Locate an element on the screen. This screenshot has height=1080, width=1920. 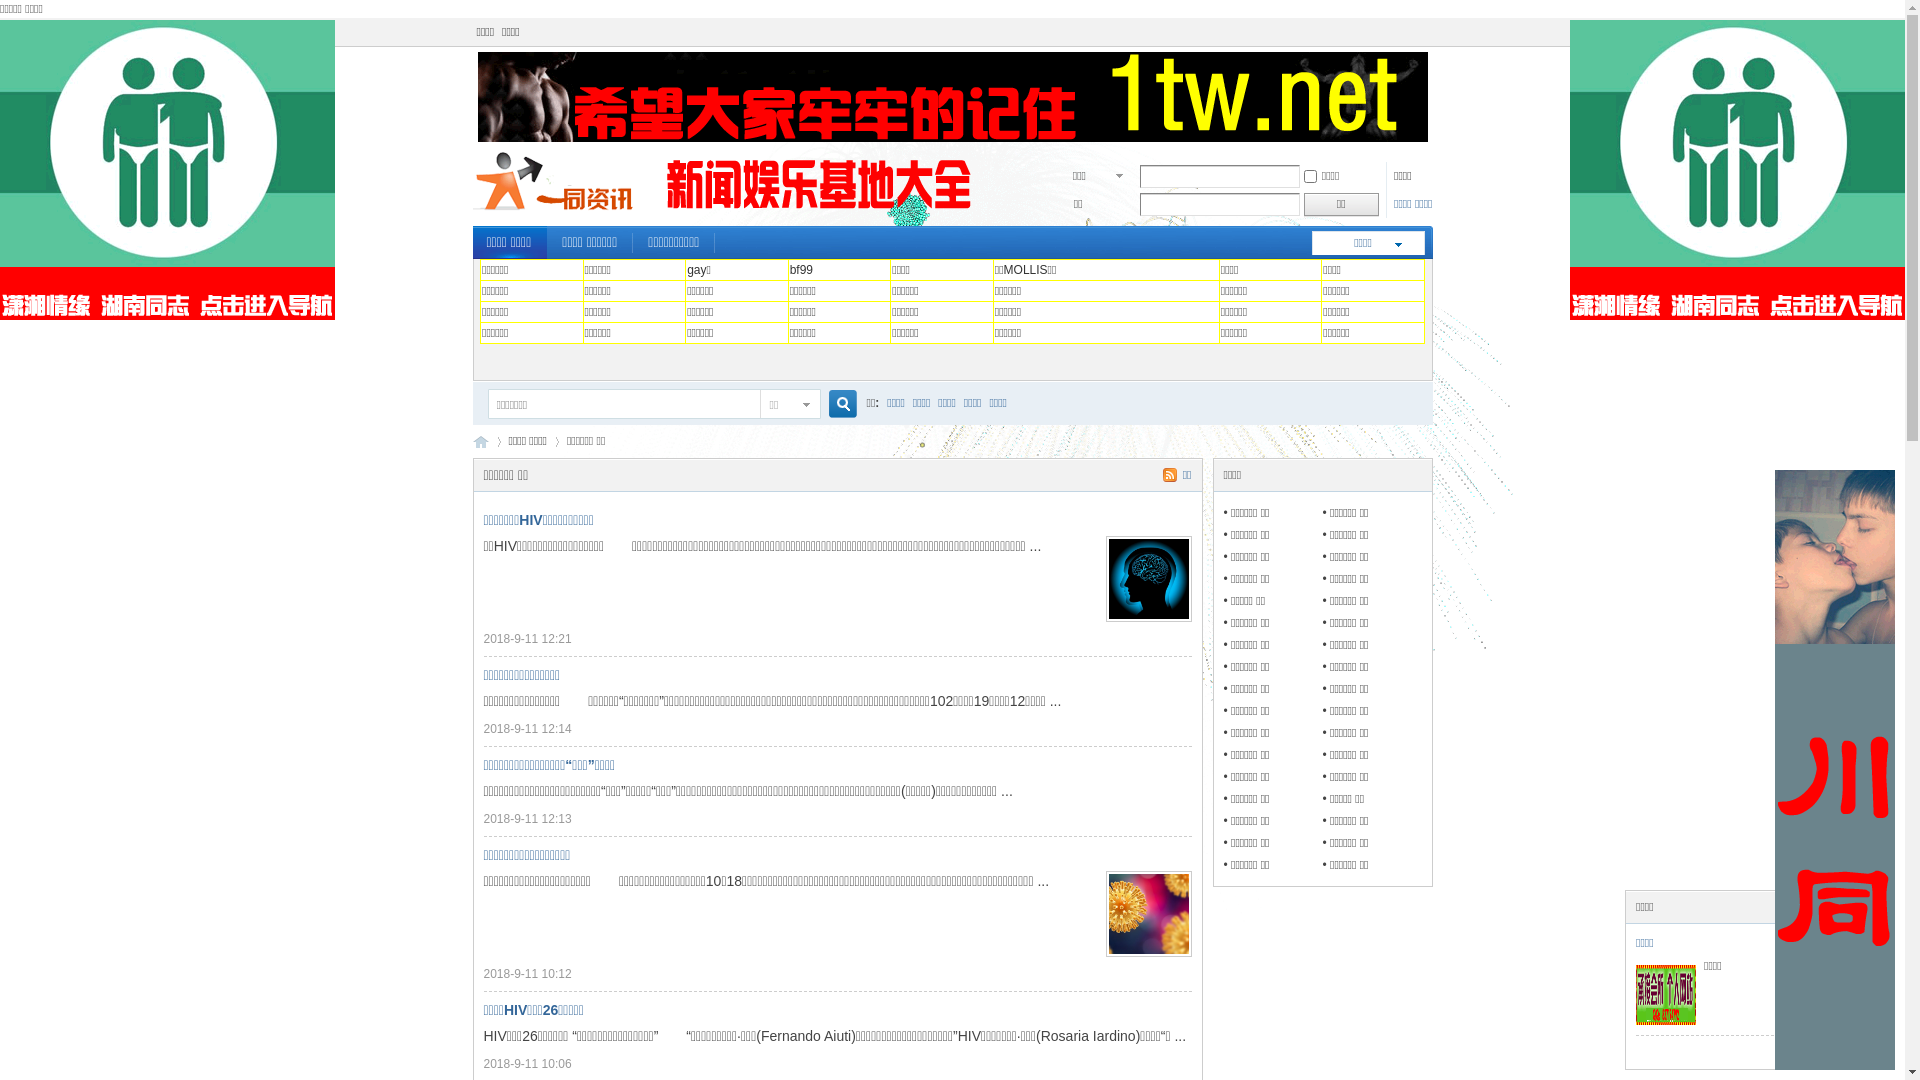
'bf99' is located at coordinates (801, 270).